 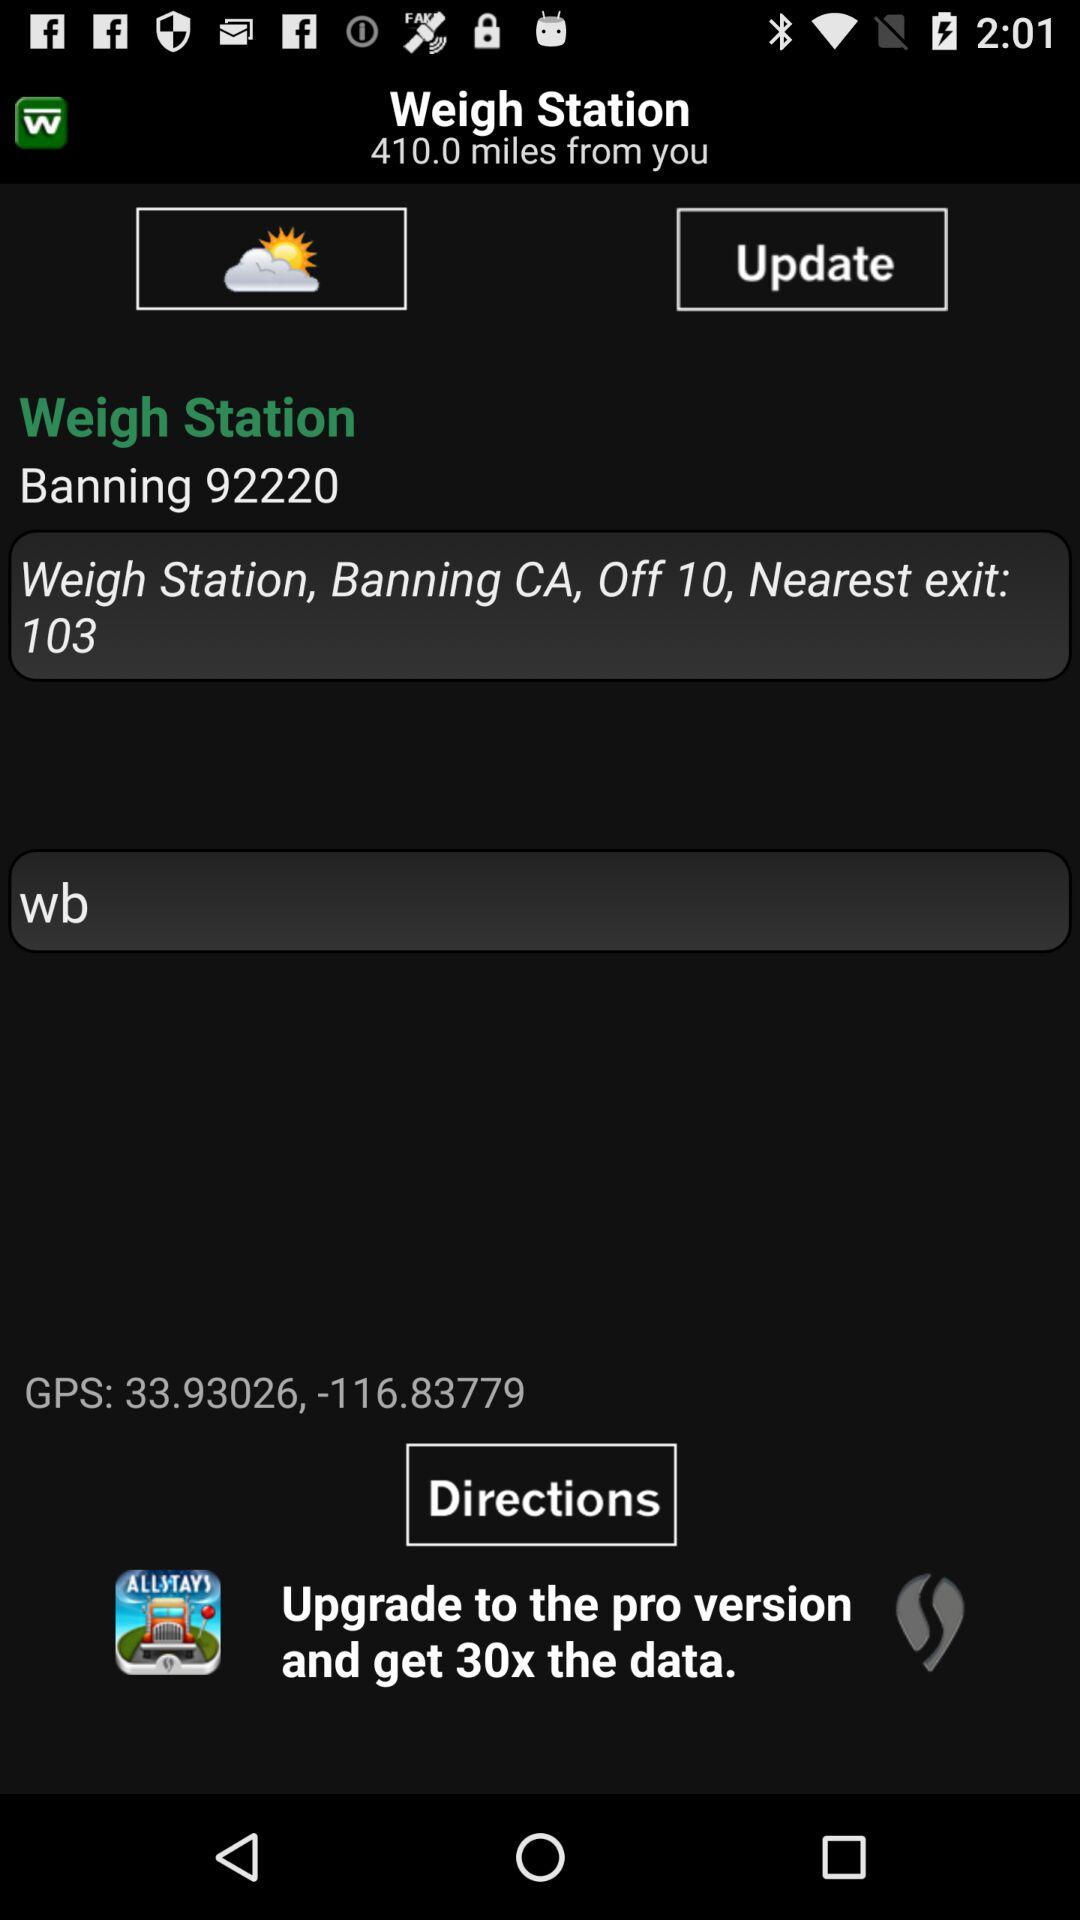 What do you see at coordinates (811, 257) in the screenshot?
I see `app above banning 92220  icon` at bounding box center [811, 257].